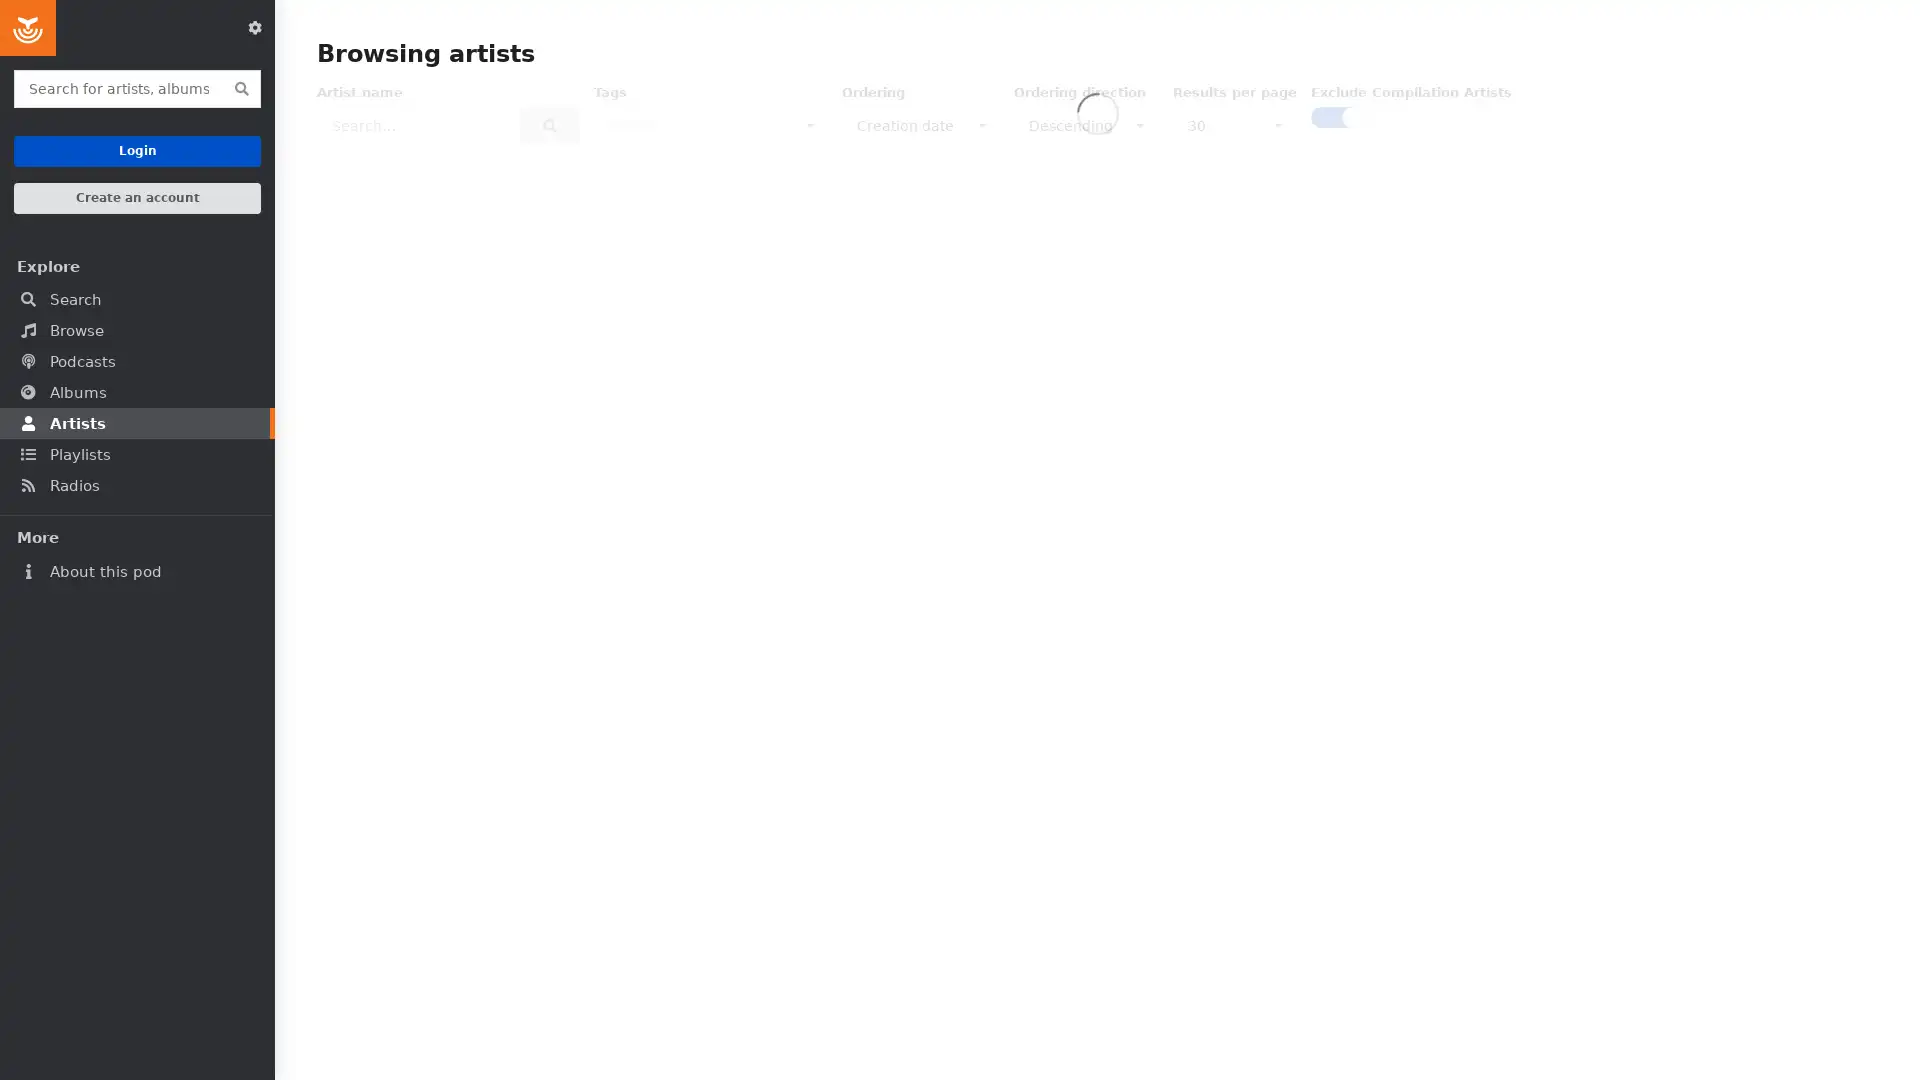 The image size is (1920, 1080). I want to click on Play artist, so click(1786, 342).